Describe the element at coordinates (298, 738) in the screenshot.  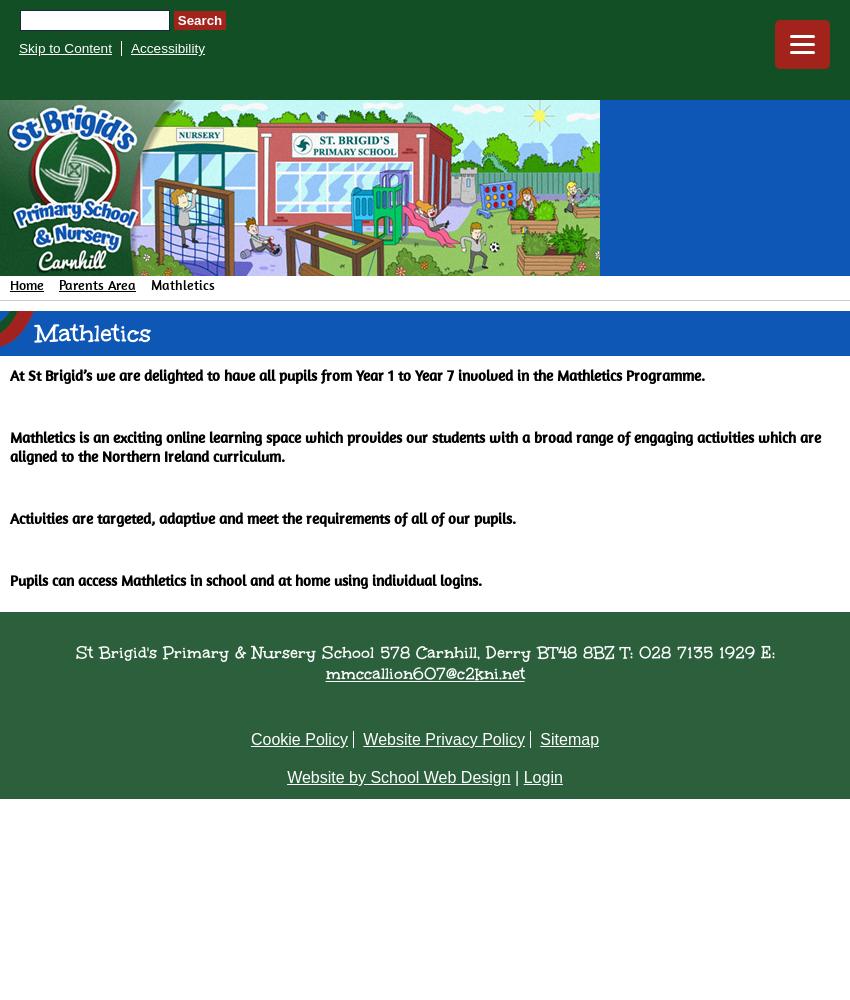
I see `'Cookie Policy'` at that location.